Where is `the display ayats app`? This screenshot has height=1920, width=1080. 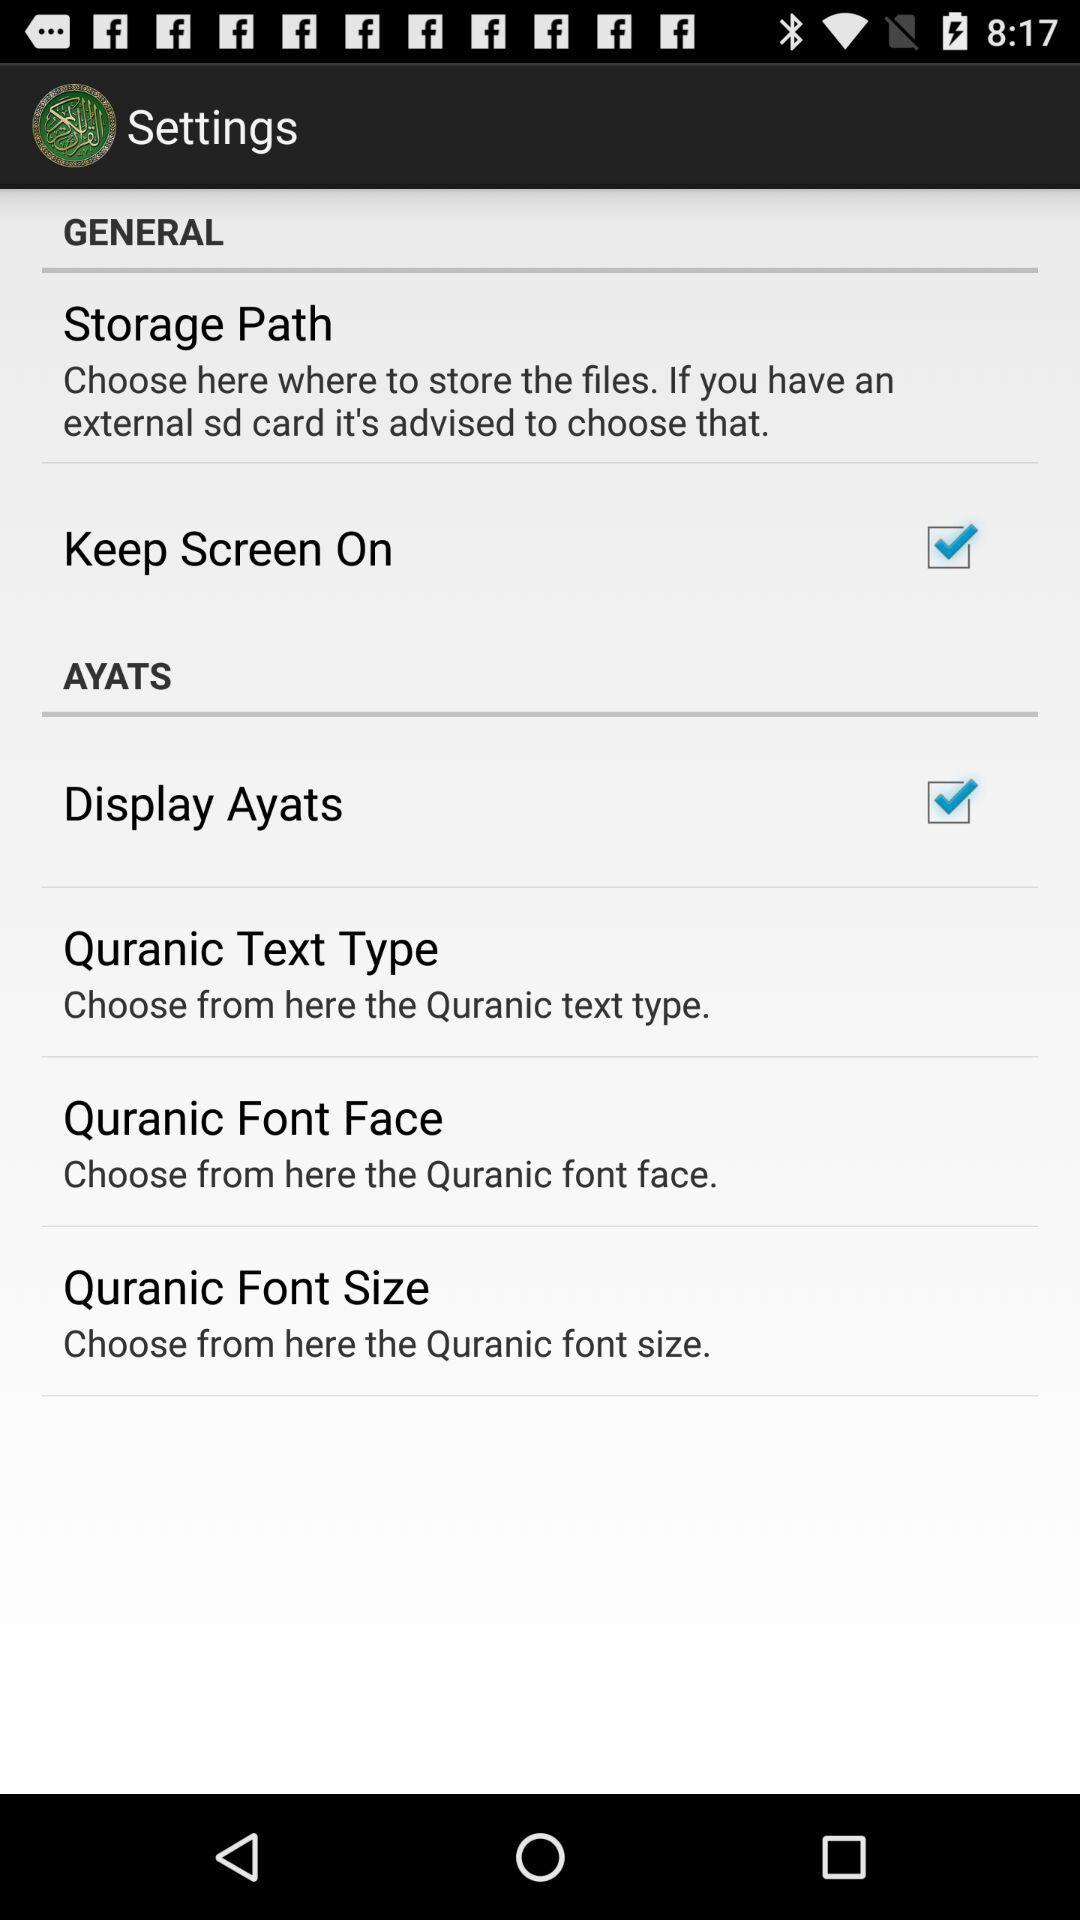 the display ayats app is located at coordinates (203, 802).